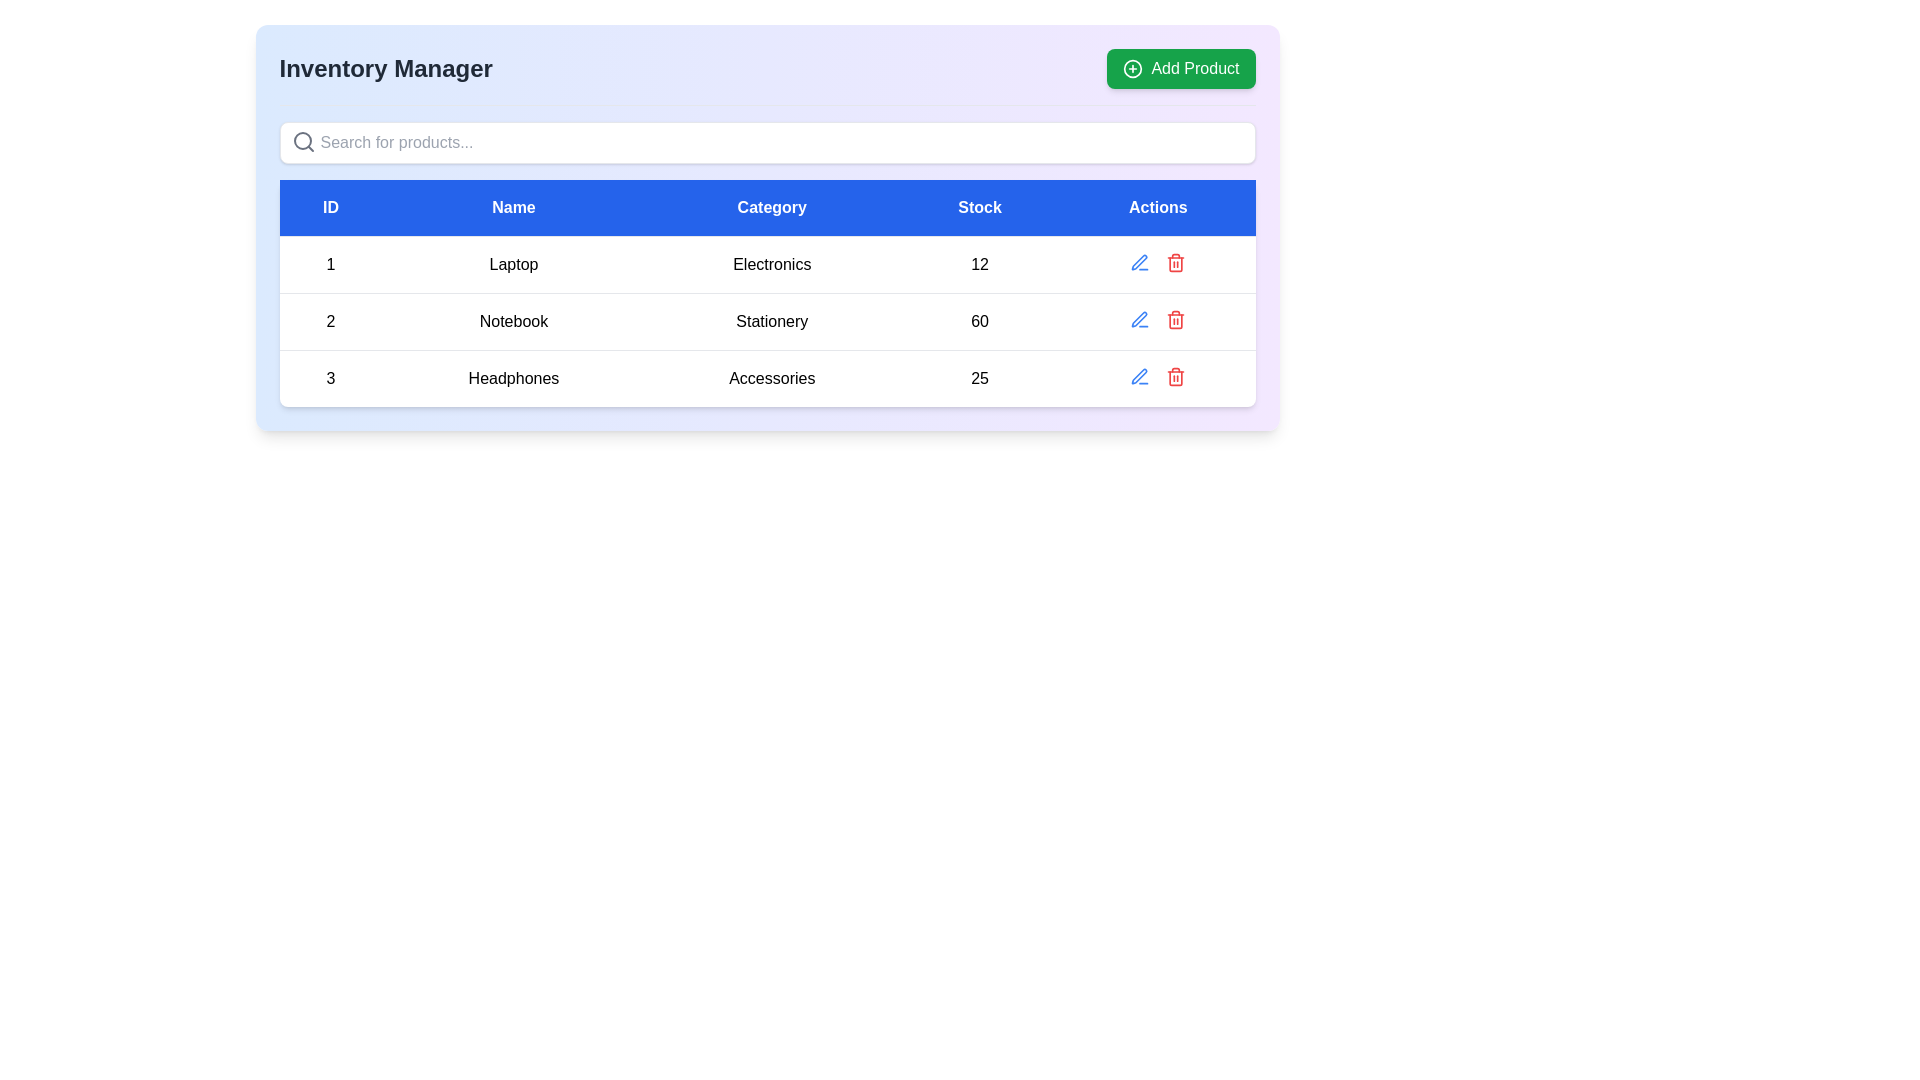  I want to click on the 'Category' text label in the first row of the table that displays 'Laptop' as the product name, so click(771, 264).